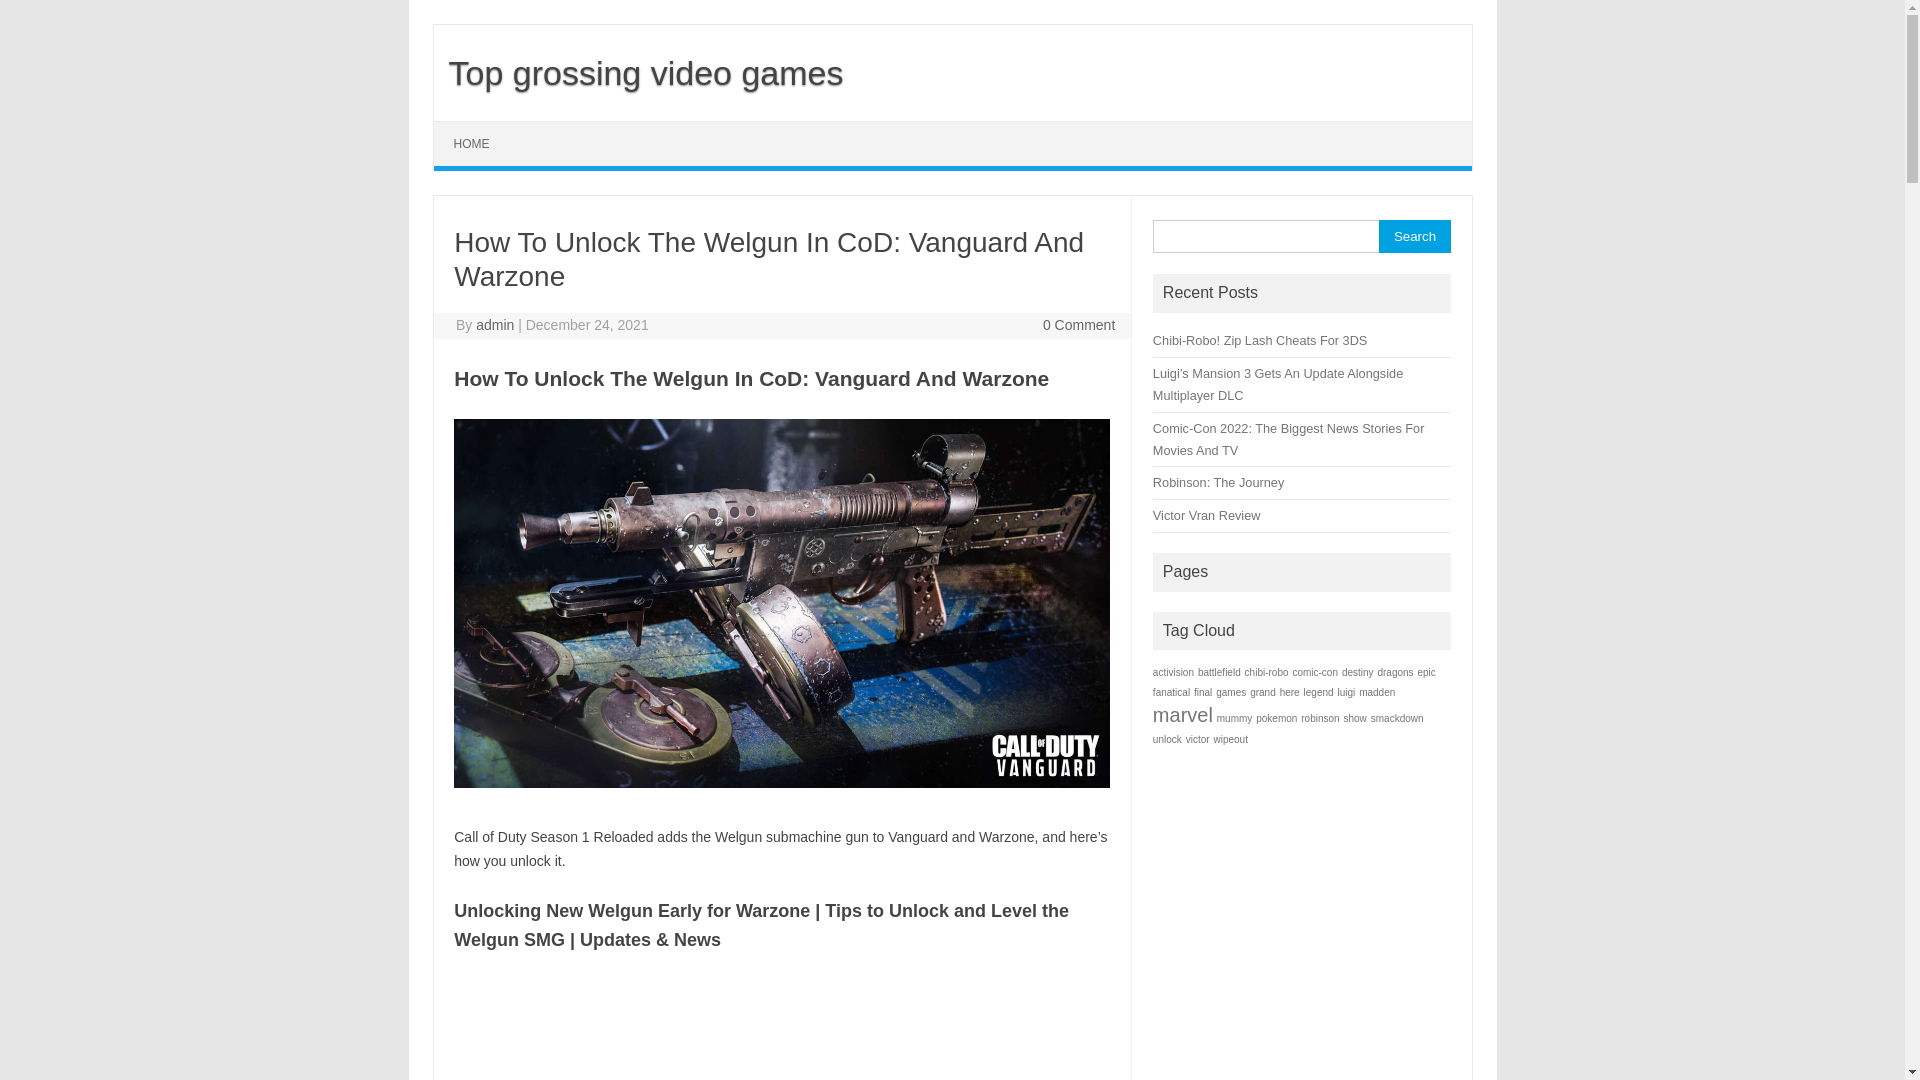 The image size is (1920, 1080). Describe the element at coordinates (1355, 717) in the screenshot. I see `'show'` at that location.